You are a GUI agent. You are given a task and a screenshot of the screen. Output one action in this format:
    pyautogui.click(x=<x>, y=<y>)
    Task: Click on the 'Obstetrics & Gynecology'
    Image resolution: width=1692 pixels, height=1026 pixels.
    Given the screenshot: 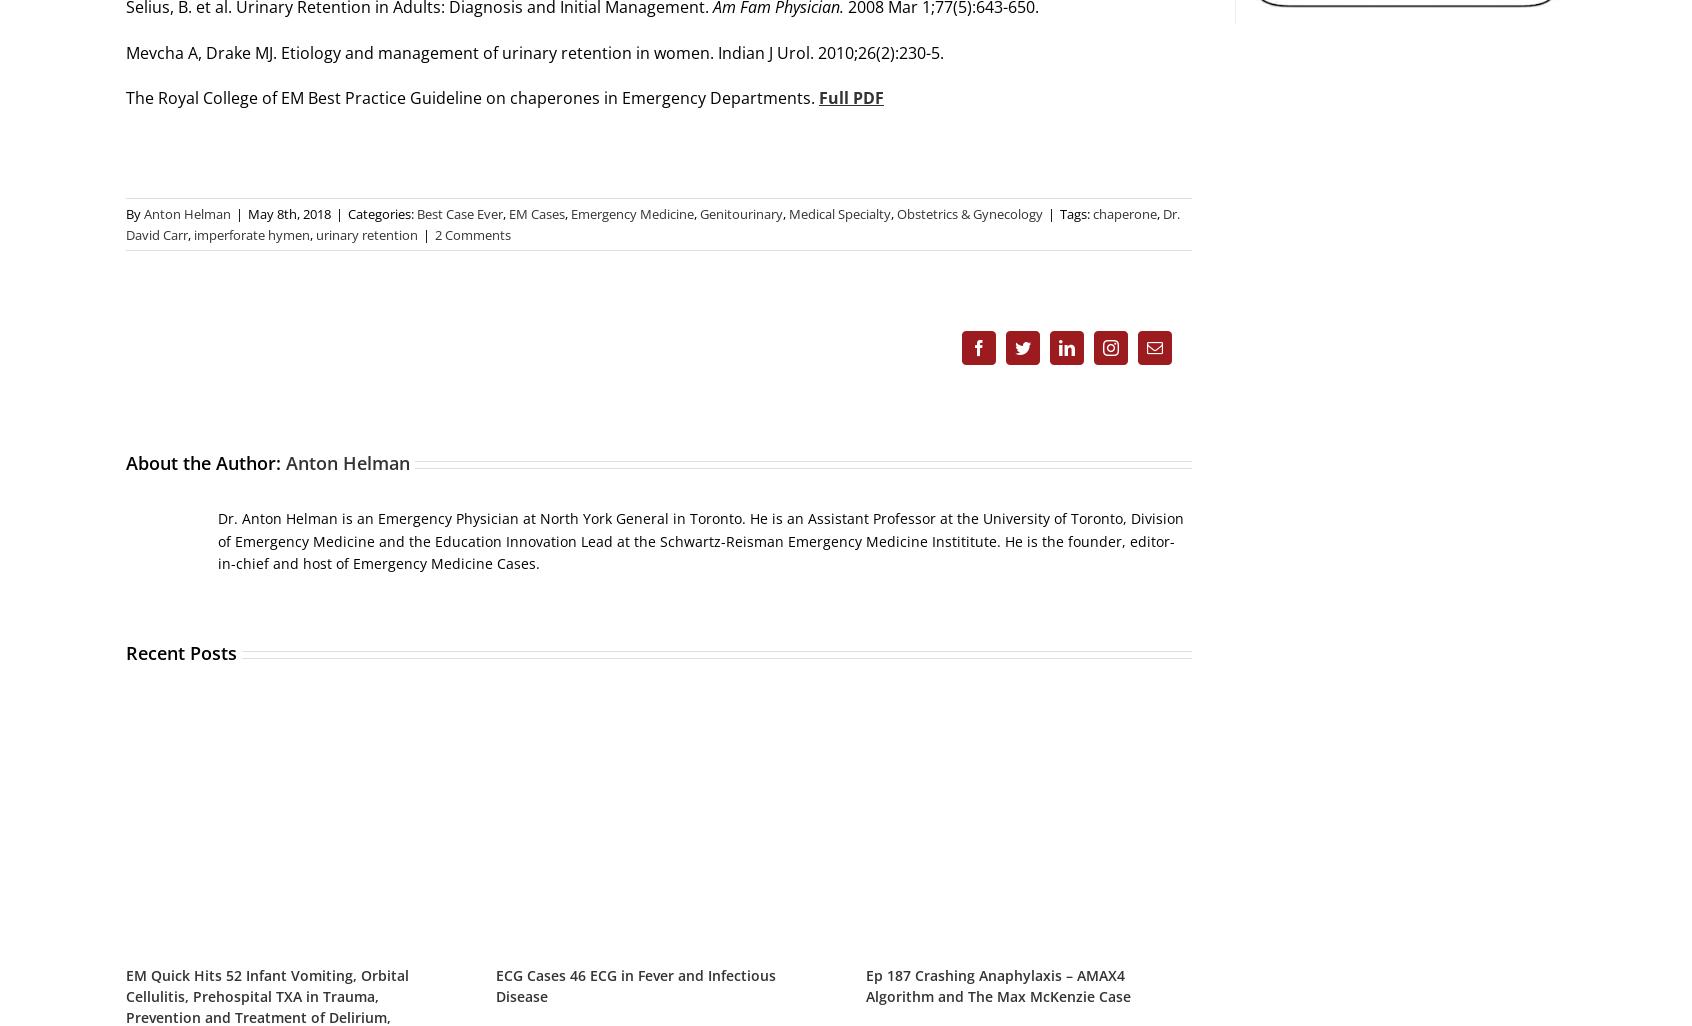 What is the action you would take?
    pyautogui.click(x=970, y=214)
    